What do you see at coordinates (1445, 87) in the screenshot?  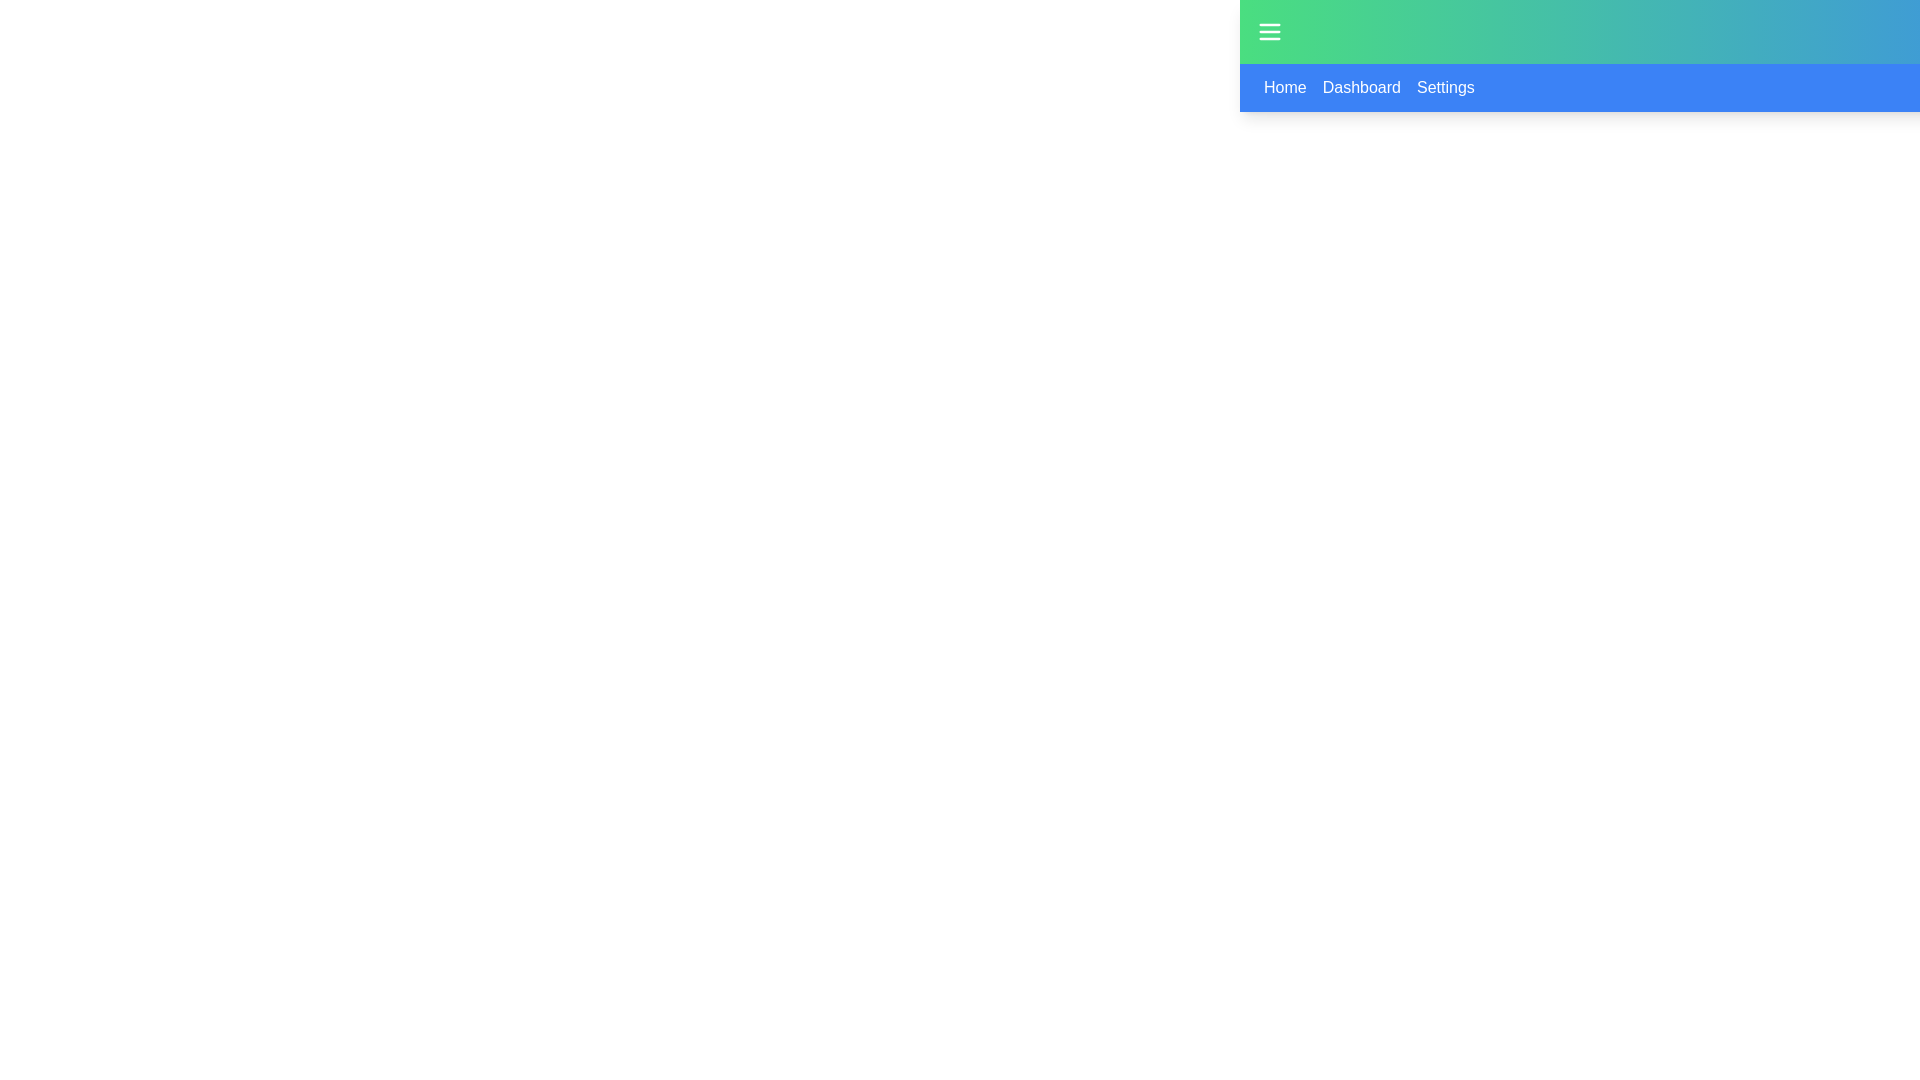 I see `the third Clickable Text Link in the horizontal menu bar to underline the text, which navigates to the 'Settings' section` at bounding box center [1445, 87].